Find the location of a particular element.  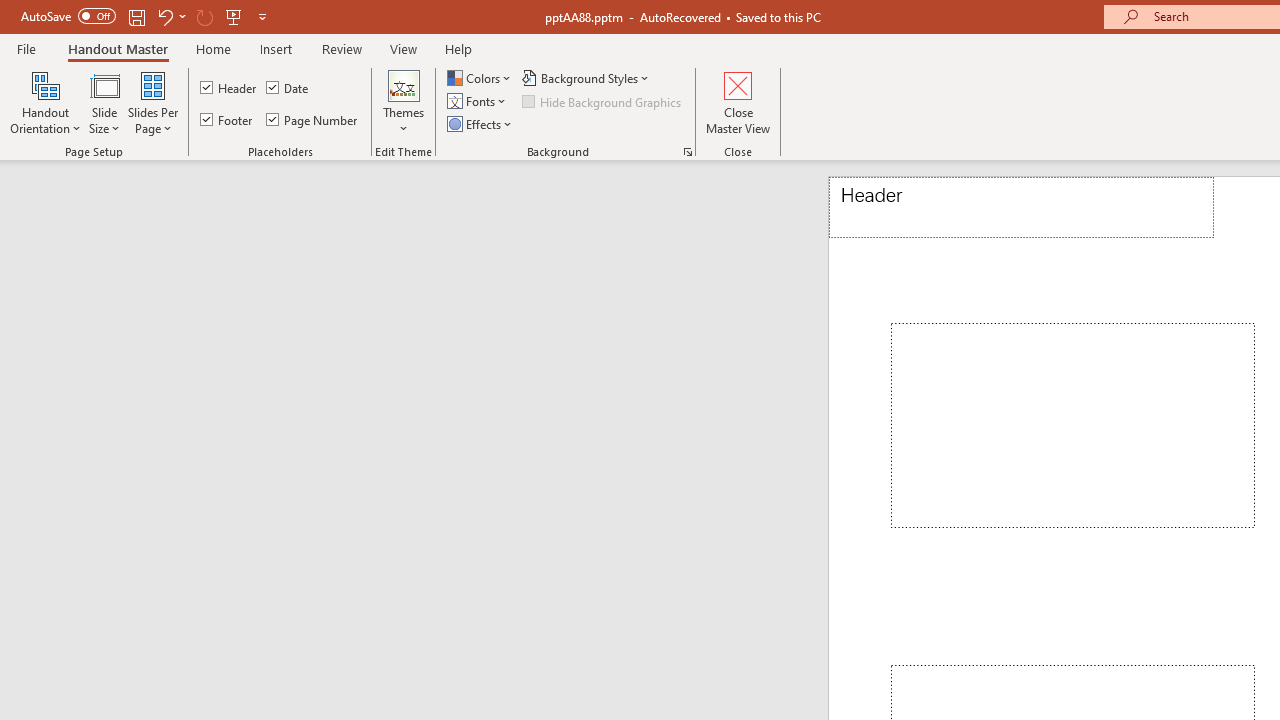

'Slides Per Page' is located at coordinates (151, 103).